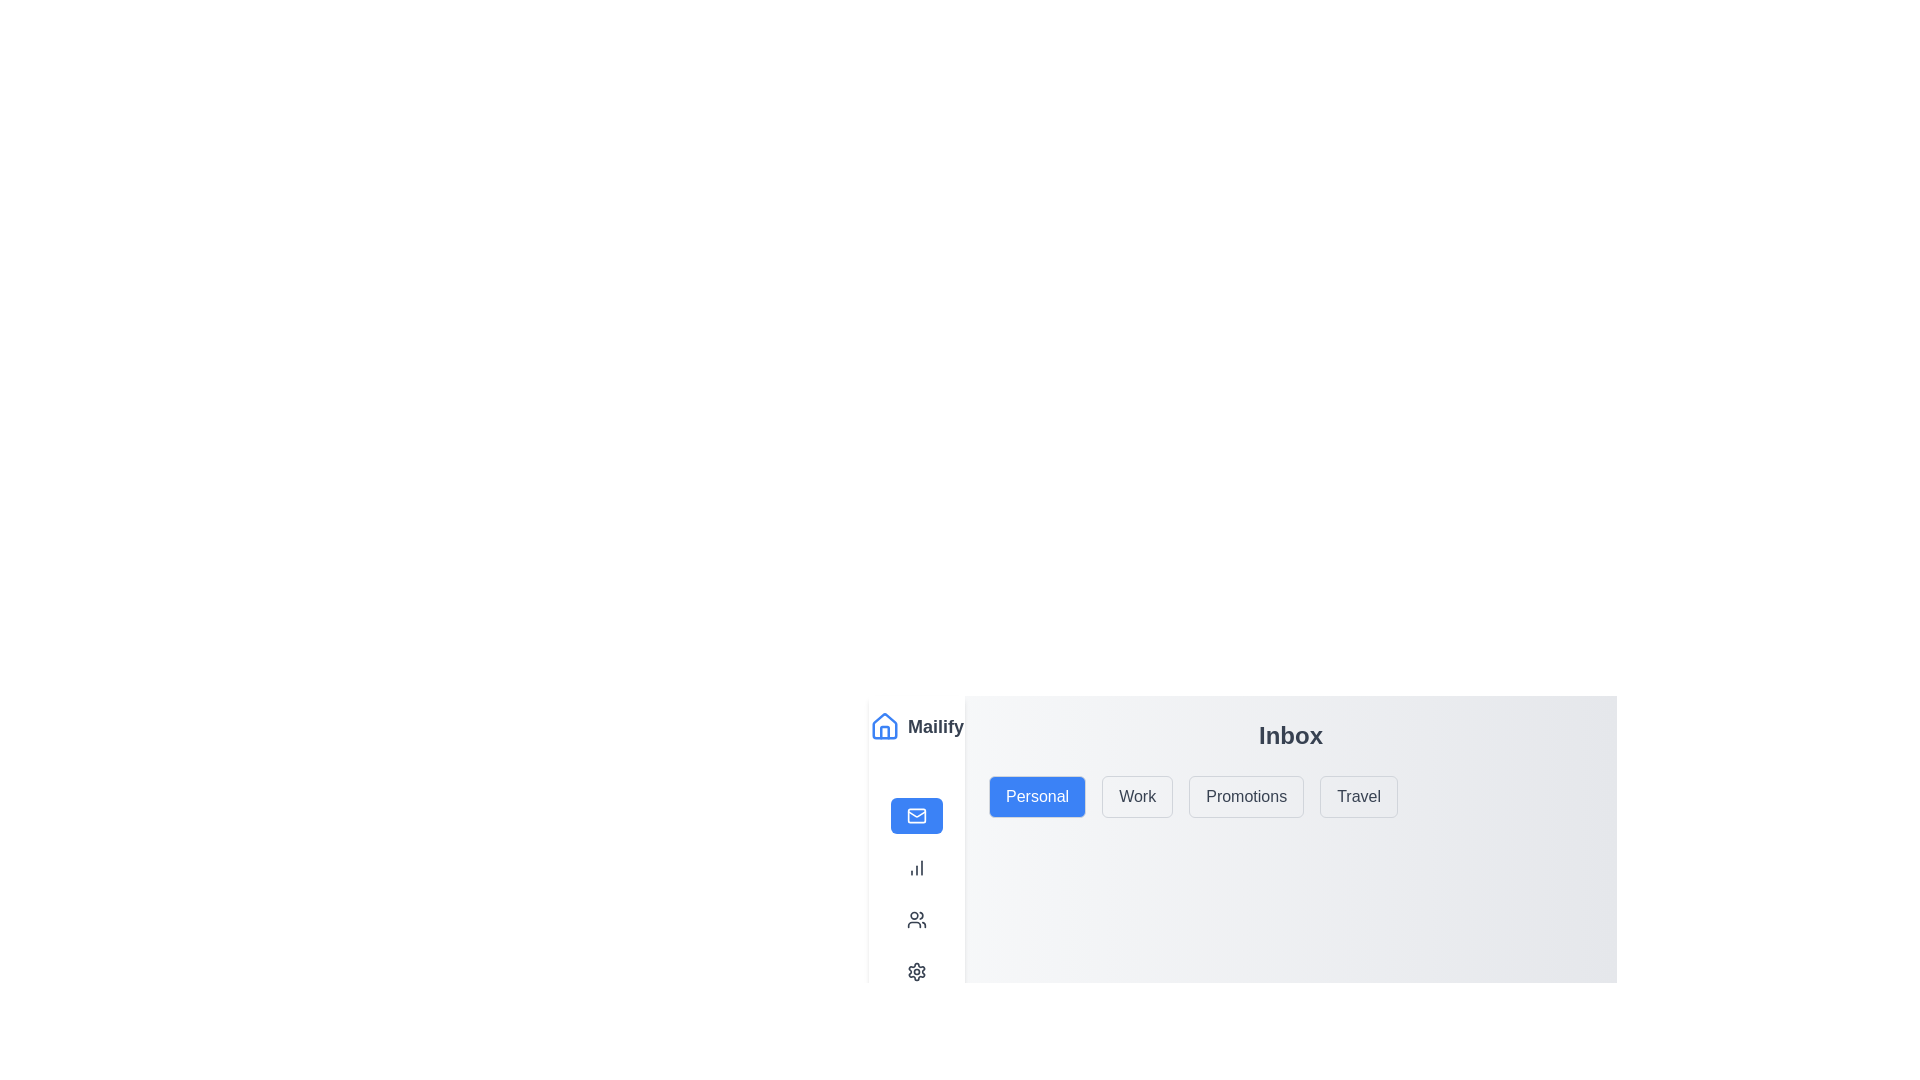 The width and height of the screenshot is (1920, 1080). I want to click on the navigation menu in the left sidebar, so click(915, 893).